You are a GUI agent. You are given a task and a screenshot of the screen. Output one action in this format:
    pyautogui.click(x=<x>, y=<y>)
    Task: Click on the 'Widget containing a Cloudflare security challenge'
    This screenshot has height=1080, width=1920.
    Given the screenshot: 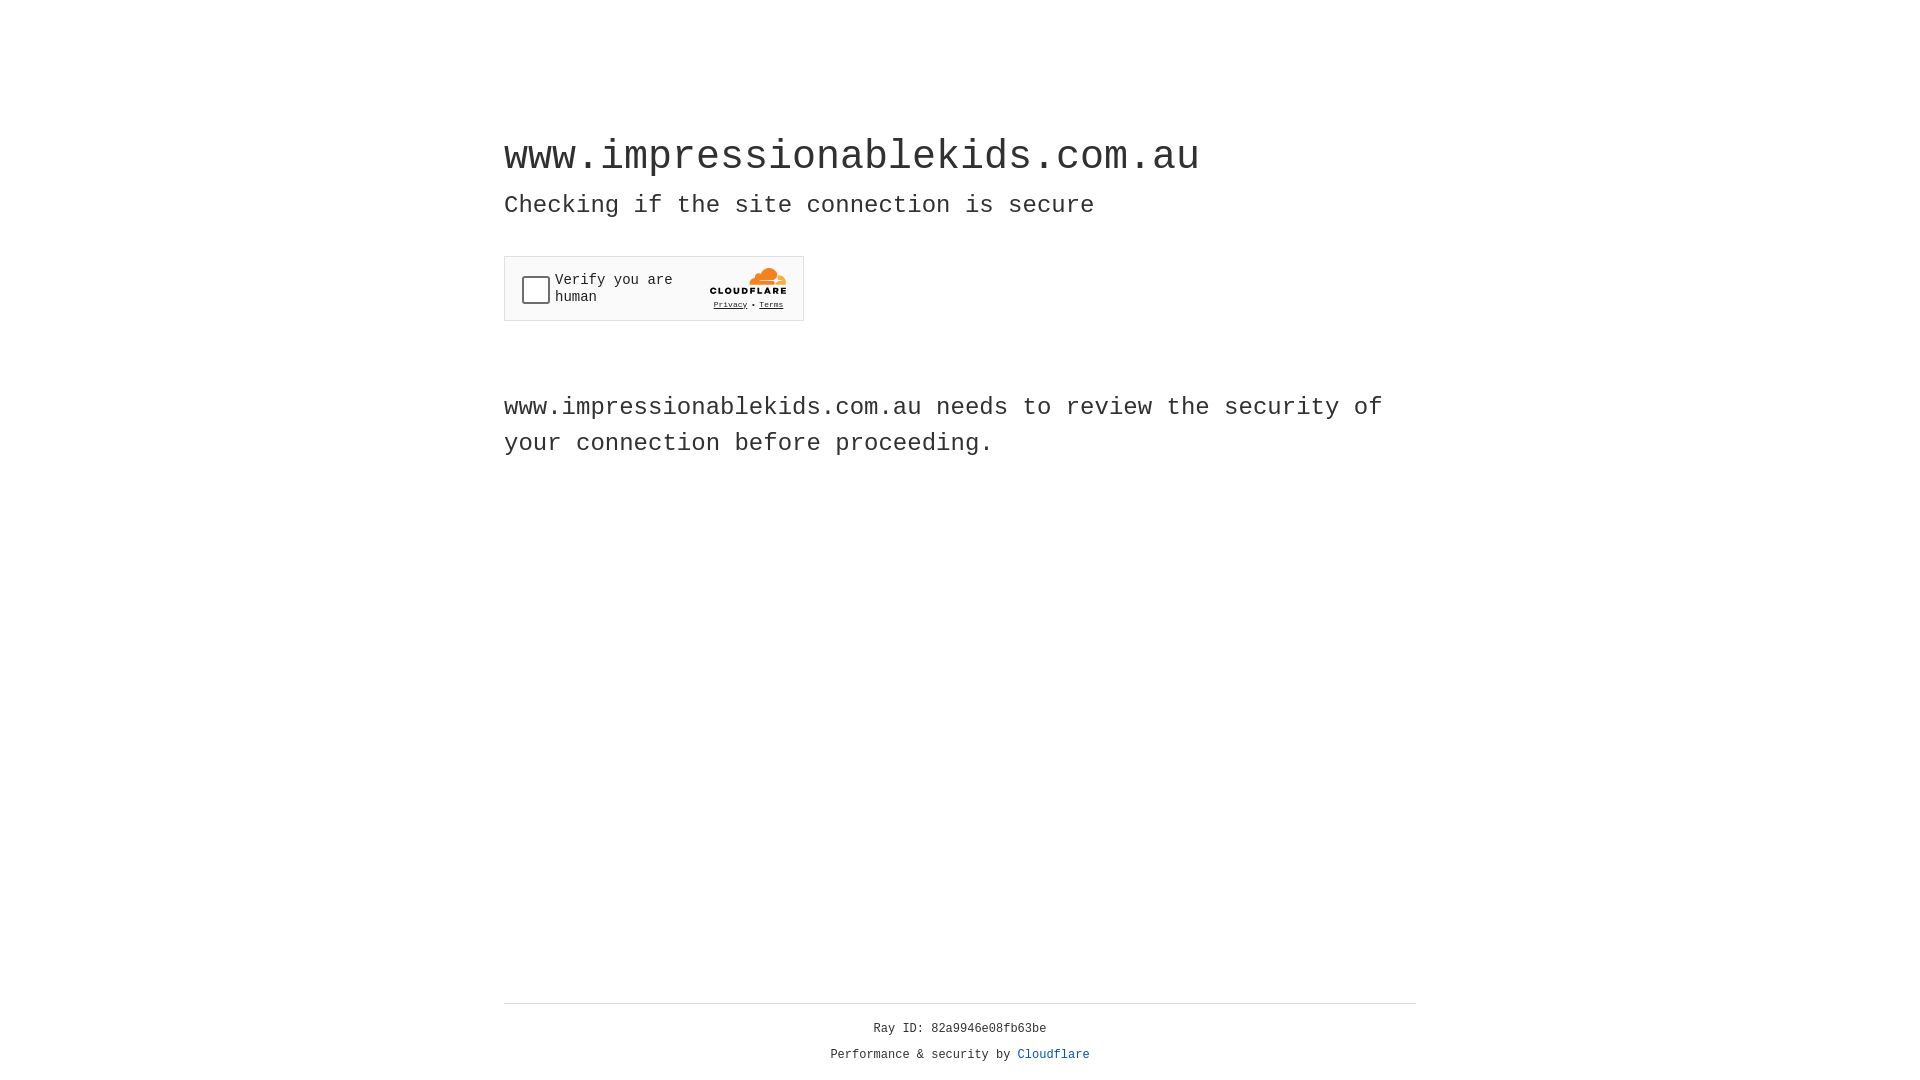 What is the action you would take?
    pyautogui.click(x=653, y=288)
    